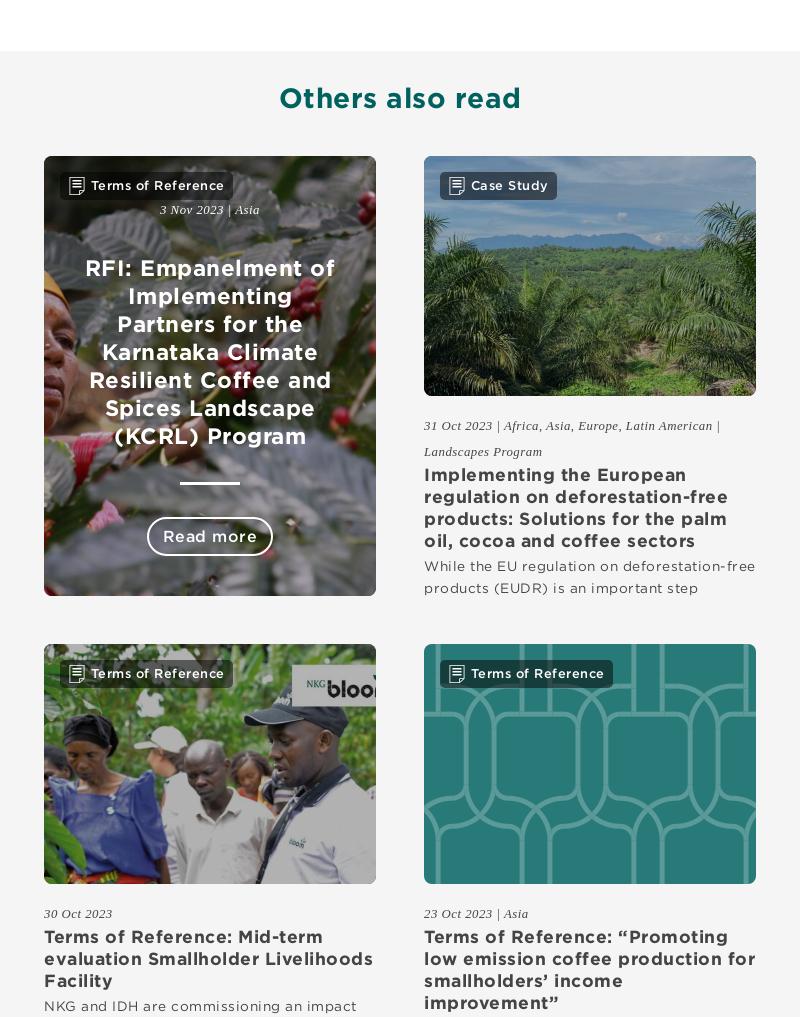 This screenshot has height=1017, width=800. Describe the element at coordinates (209, 535) in the screenshot. I see `'Read more'` at that location.